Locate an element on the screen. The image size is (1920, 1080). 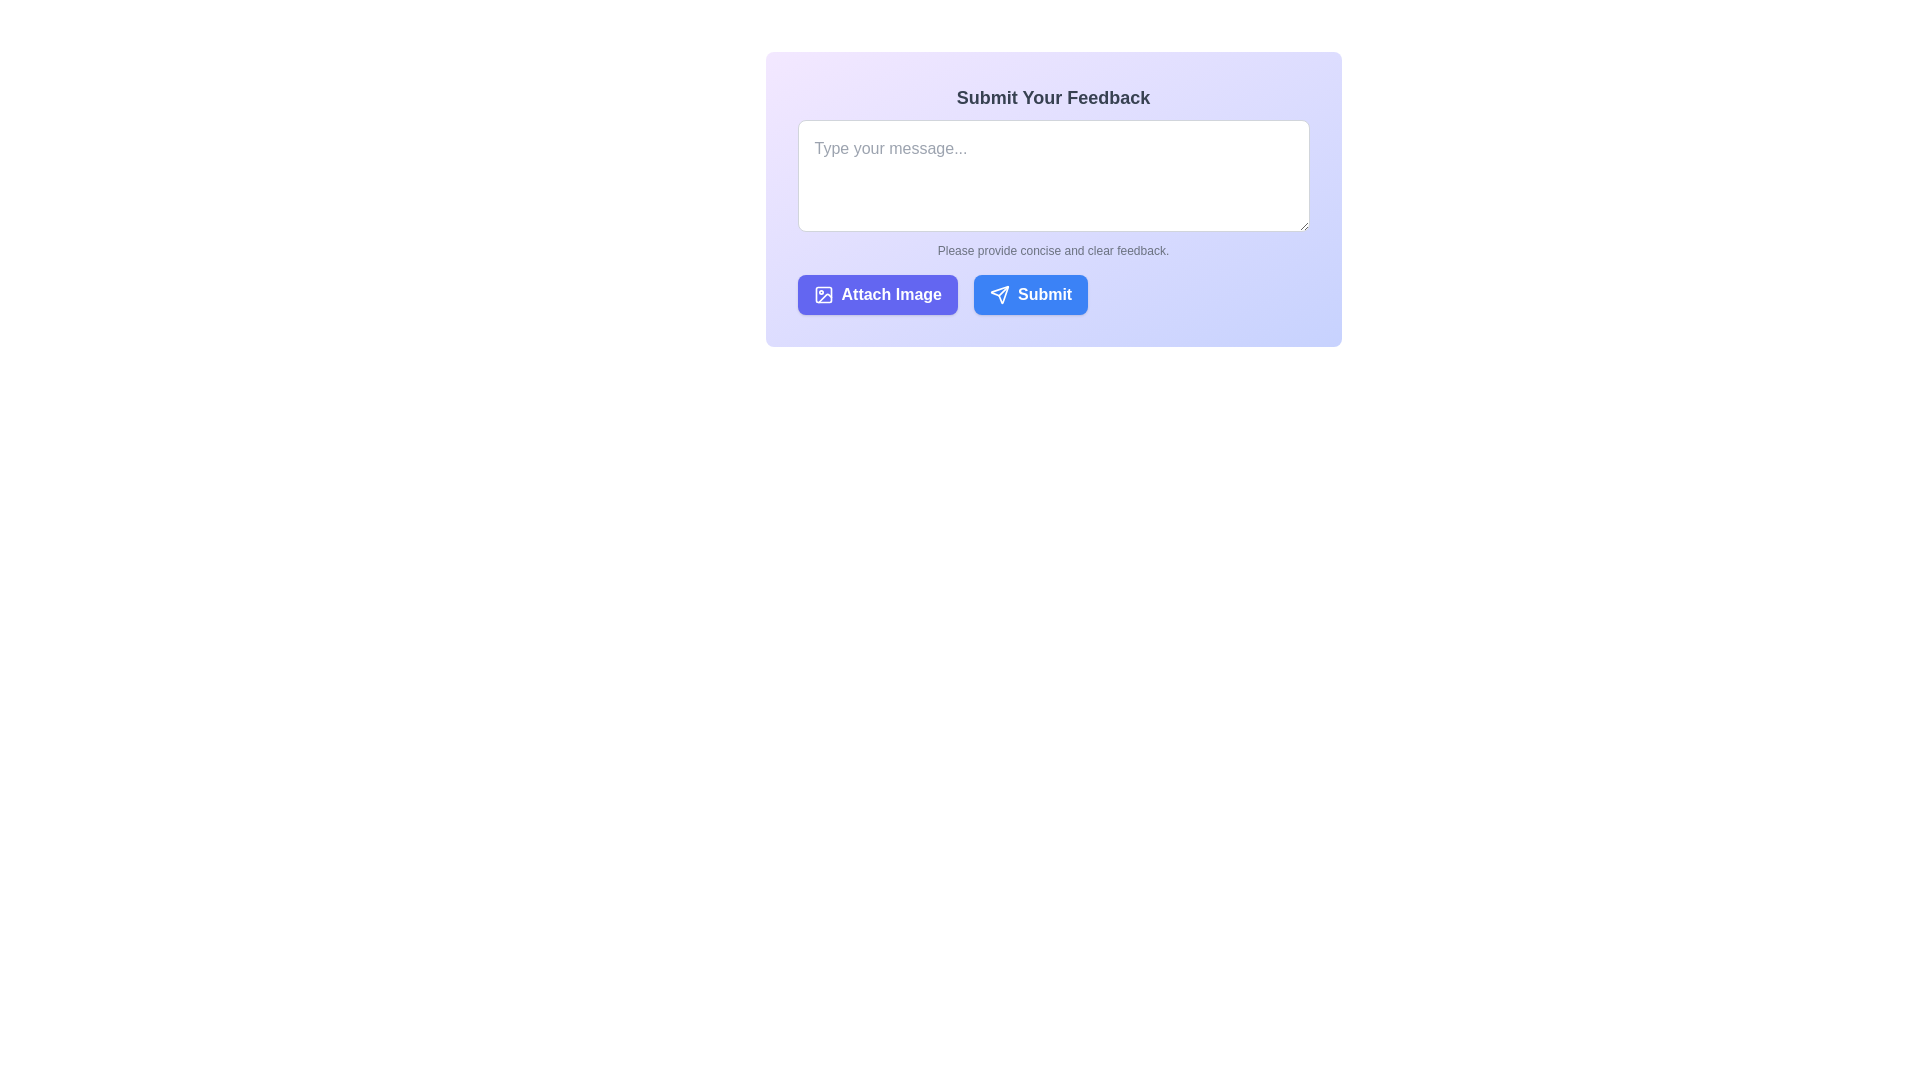
the bold dark gray text label reading 'Submit Your Feedback' positioned at the top of the user feedback form is located at coordinates (1052, 97).